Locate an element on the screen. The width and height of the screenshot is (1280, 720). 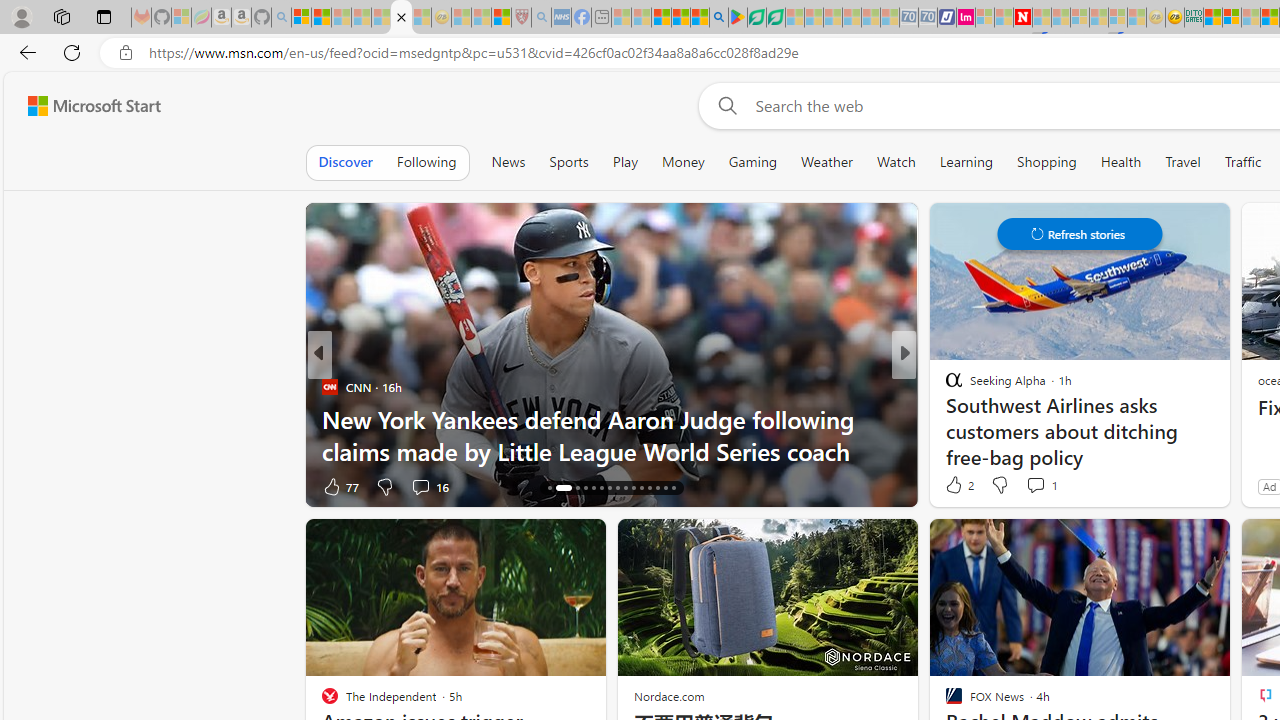
'View comments 20 Comment' is located at coordinates (1050, 486).